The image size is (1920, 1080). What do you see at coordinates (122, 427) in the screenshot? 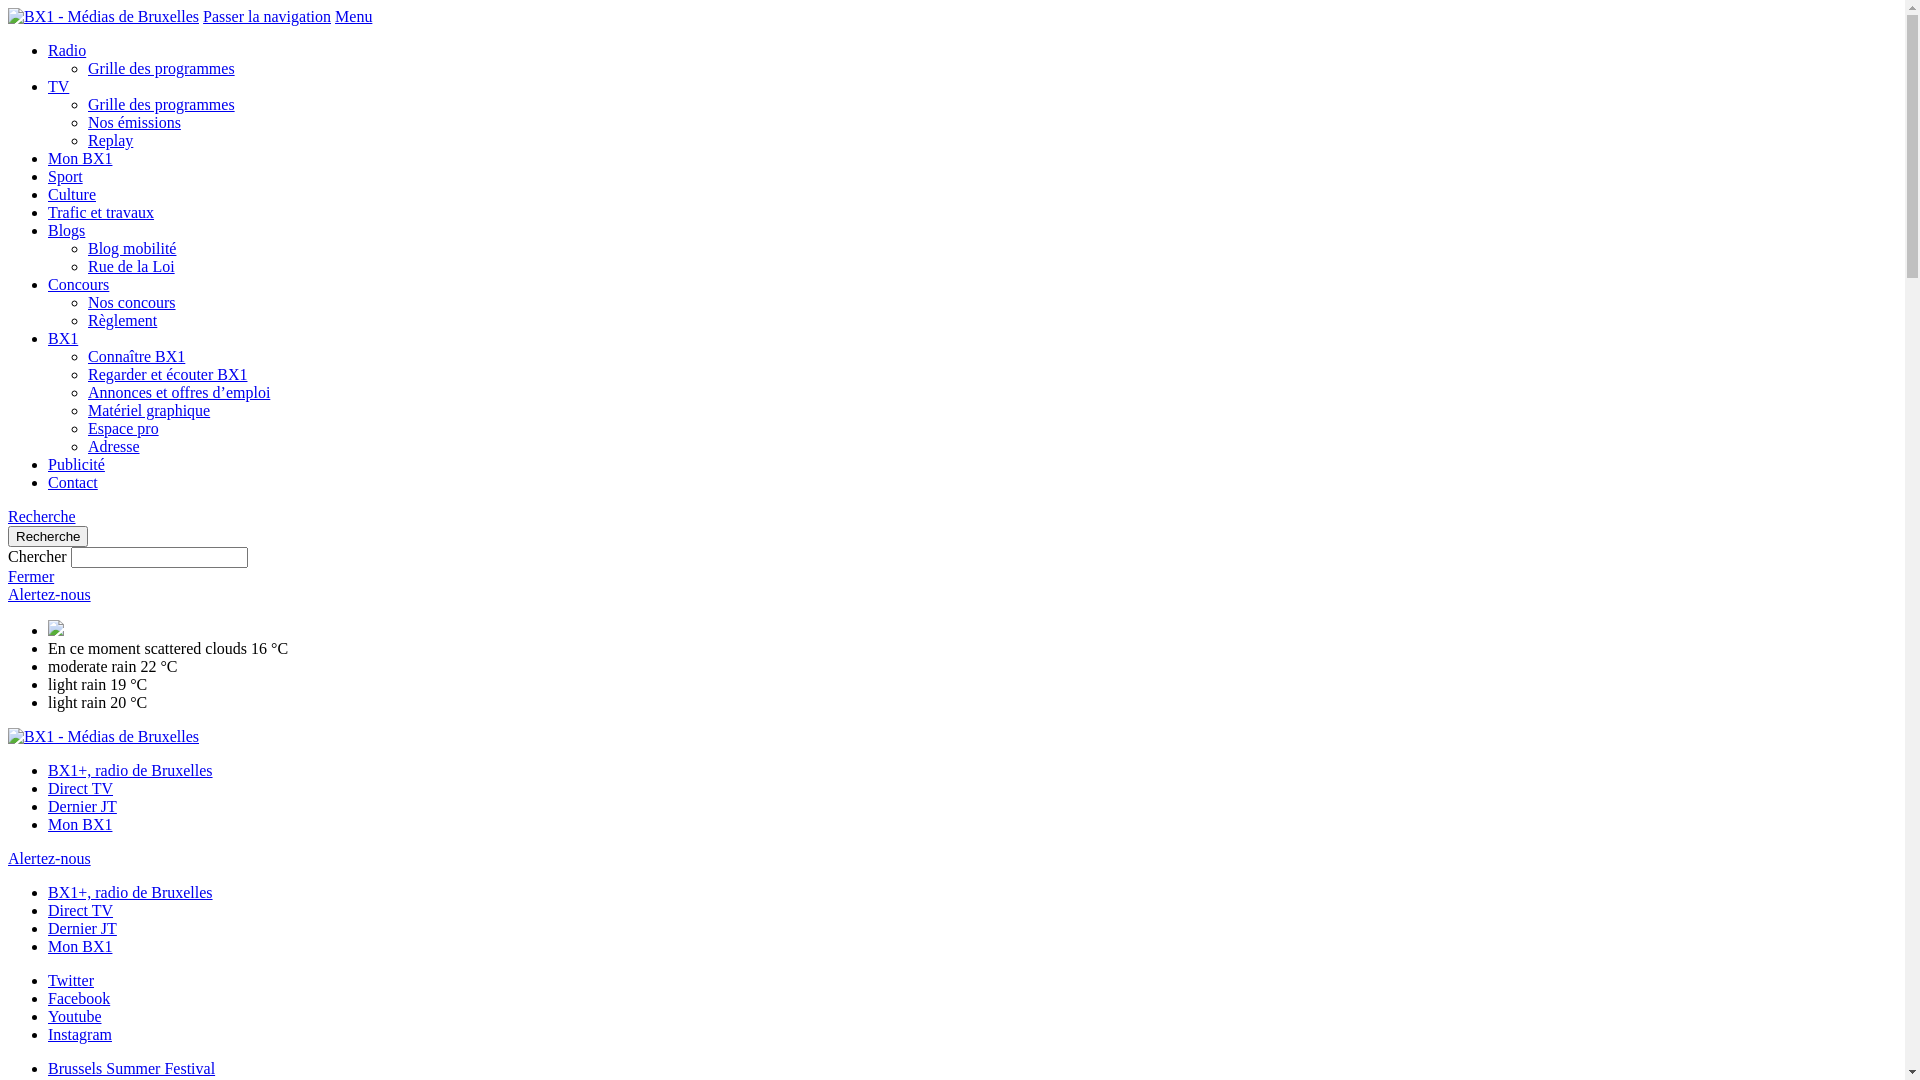
I see `'Espace pro'` at bounding box center [122, 427].